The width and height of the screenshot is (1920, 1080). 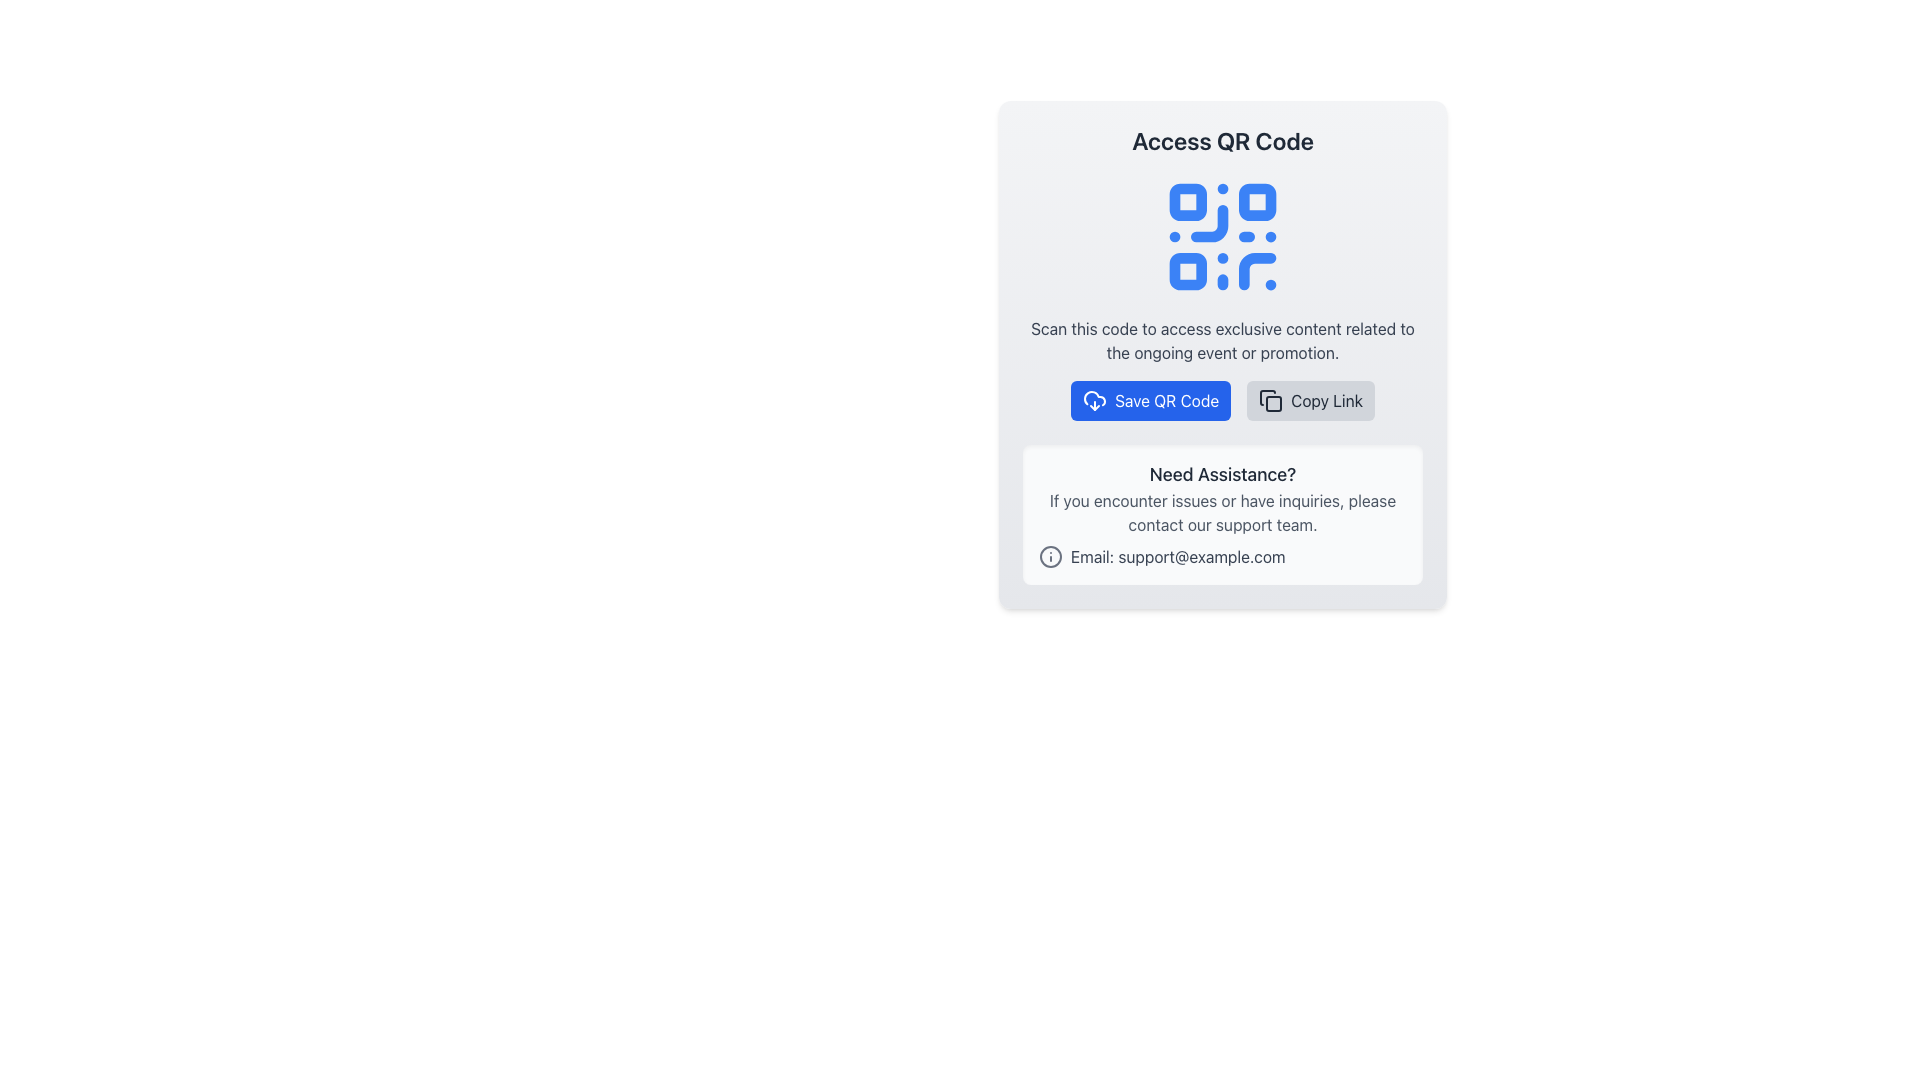 What do you see at coordinates (1050, 556) in the screenshot?
I see `the vector graphics circle representing an information symbol, located in the top-left quadrant of the interface` at bounding box center [1050, 556].